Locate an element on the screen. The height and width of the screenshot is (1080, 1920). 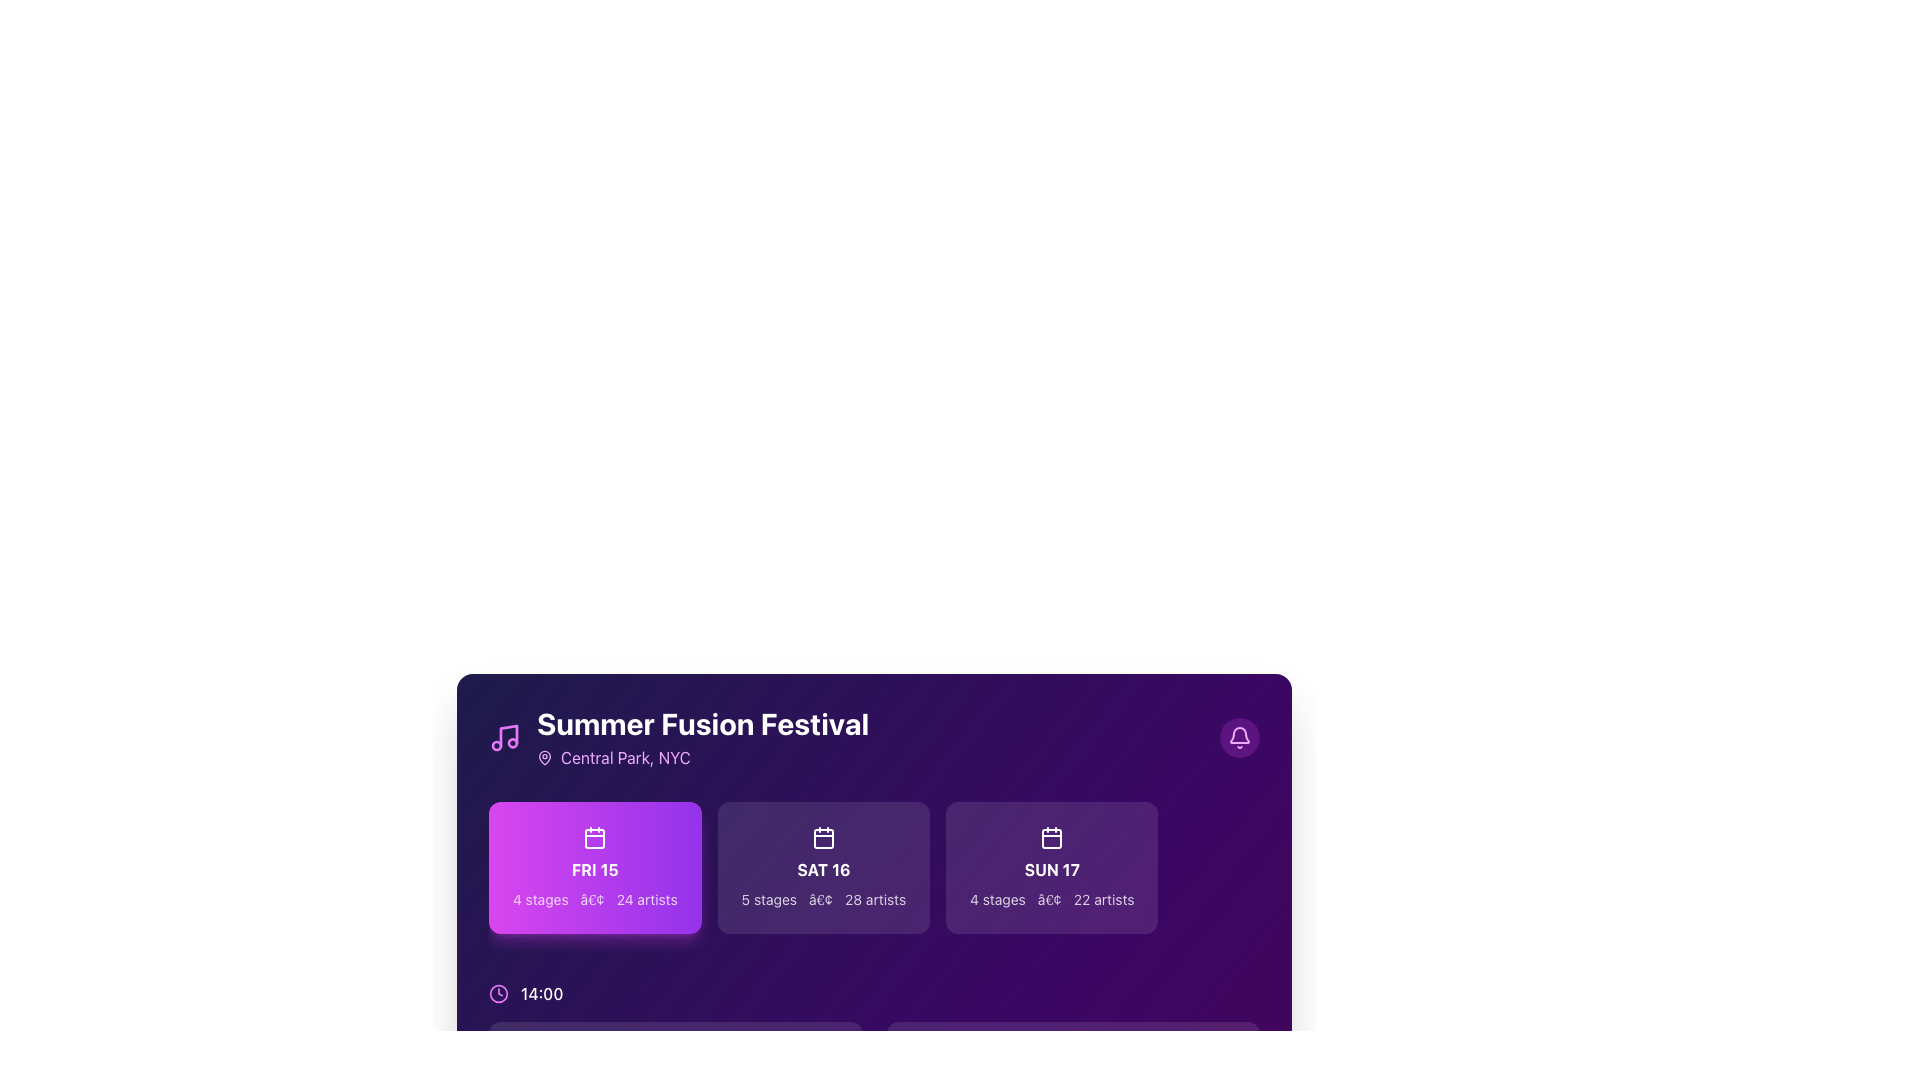
the purple pin icon located to the left of the text 'Central Park, NYC' under the title 'Summer Fusion Festival.' is located at coordinates (545, 756).